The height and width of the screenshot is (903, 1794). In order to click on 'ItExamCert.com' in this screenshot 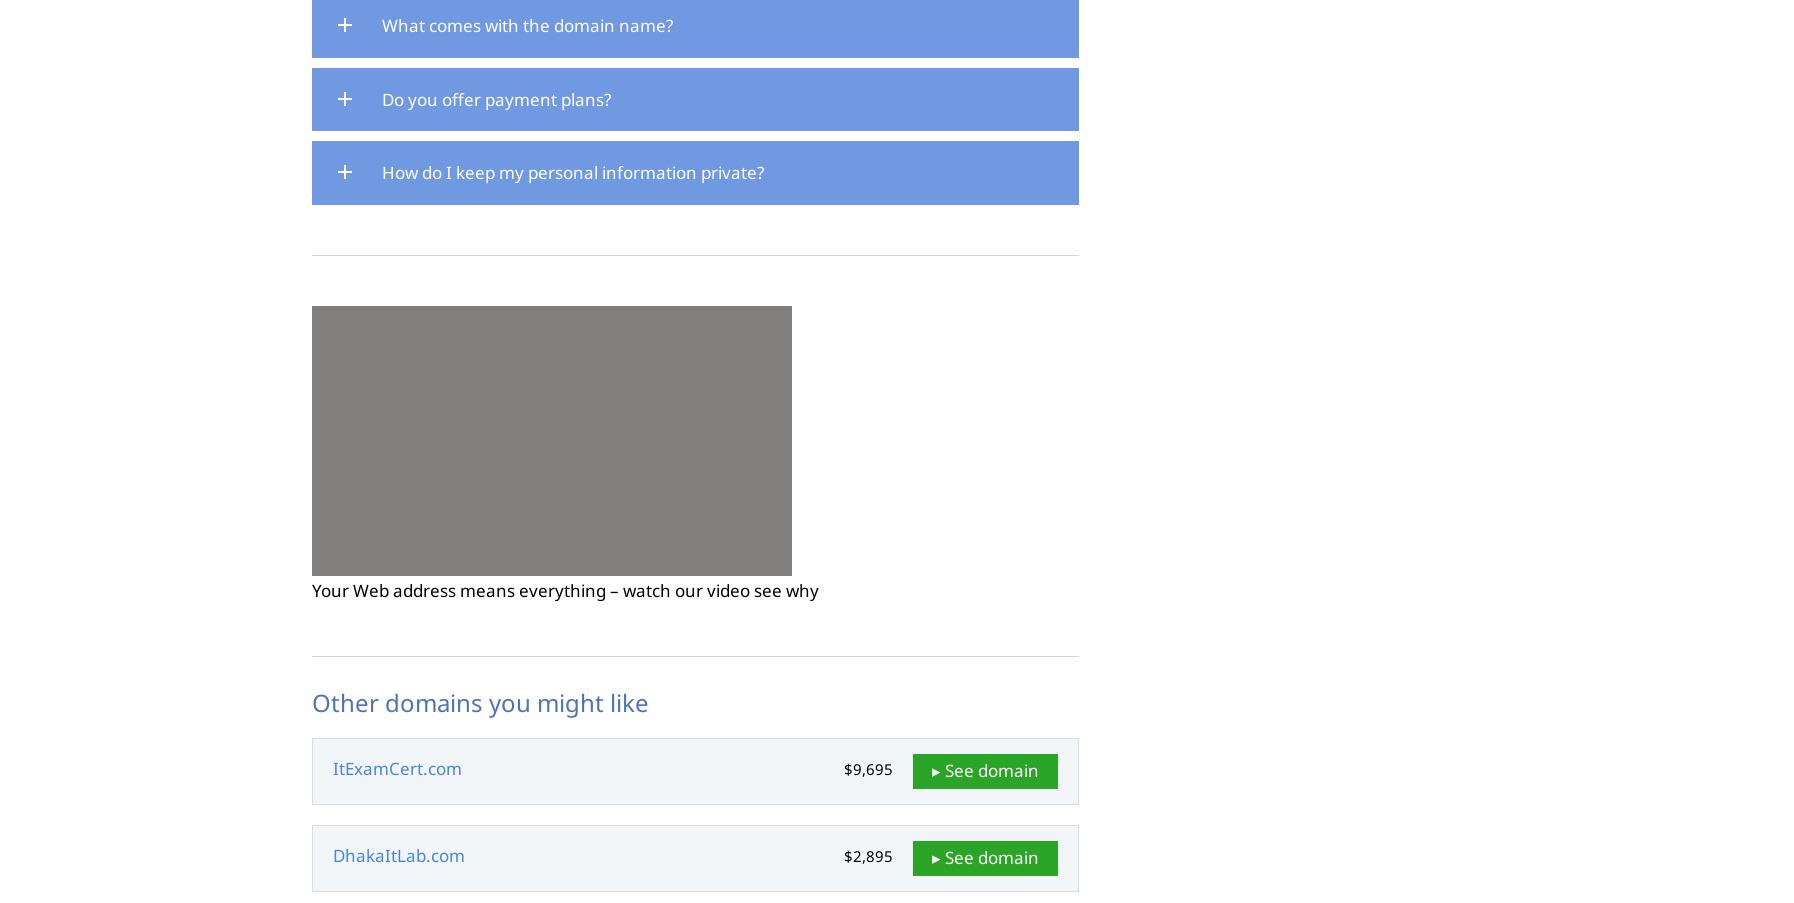, I will do `click(396, 768)`.